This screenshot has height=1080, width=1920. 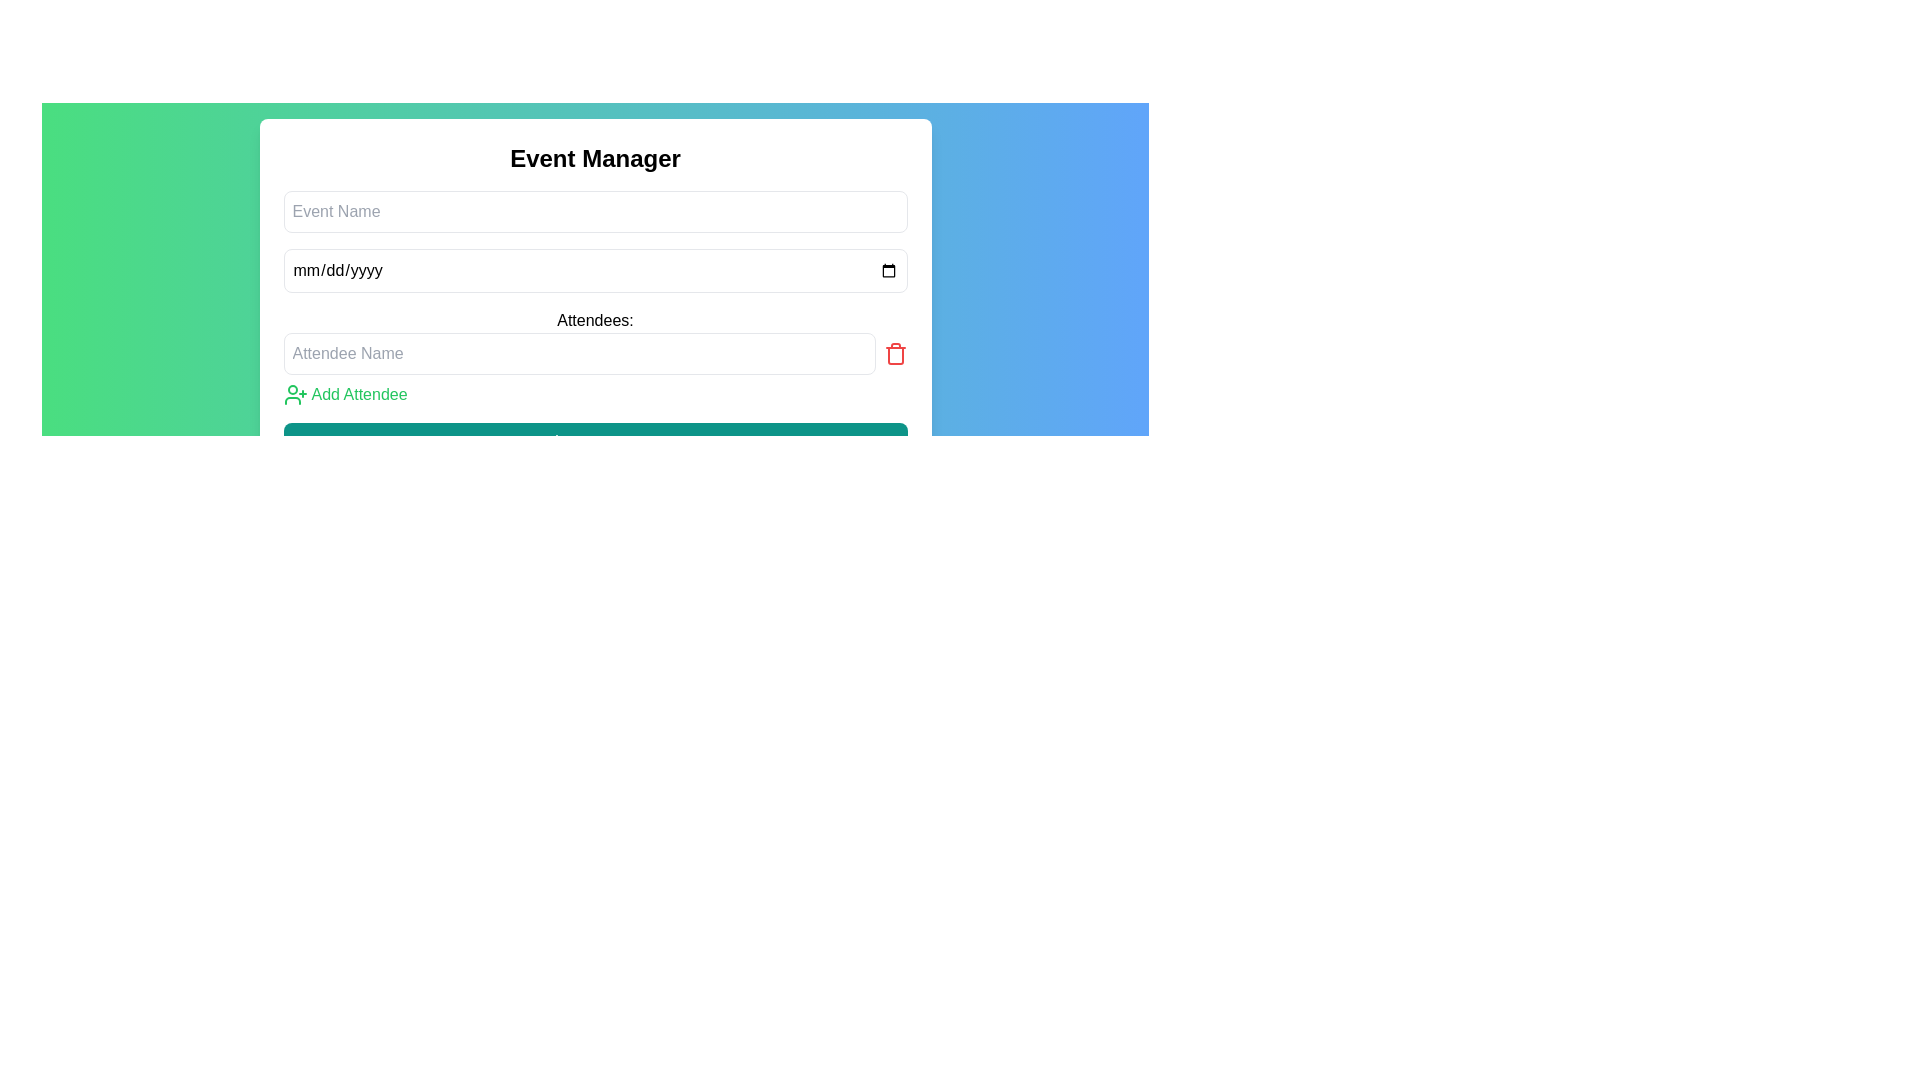 I want to click on the title Text element at the top of the card interface, which serves as a prominent title providing context to the user, so click(x=594, y=157).